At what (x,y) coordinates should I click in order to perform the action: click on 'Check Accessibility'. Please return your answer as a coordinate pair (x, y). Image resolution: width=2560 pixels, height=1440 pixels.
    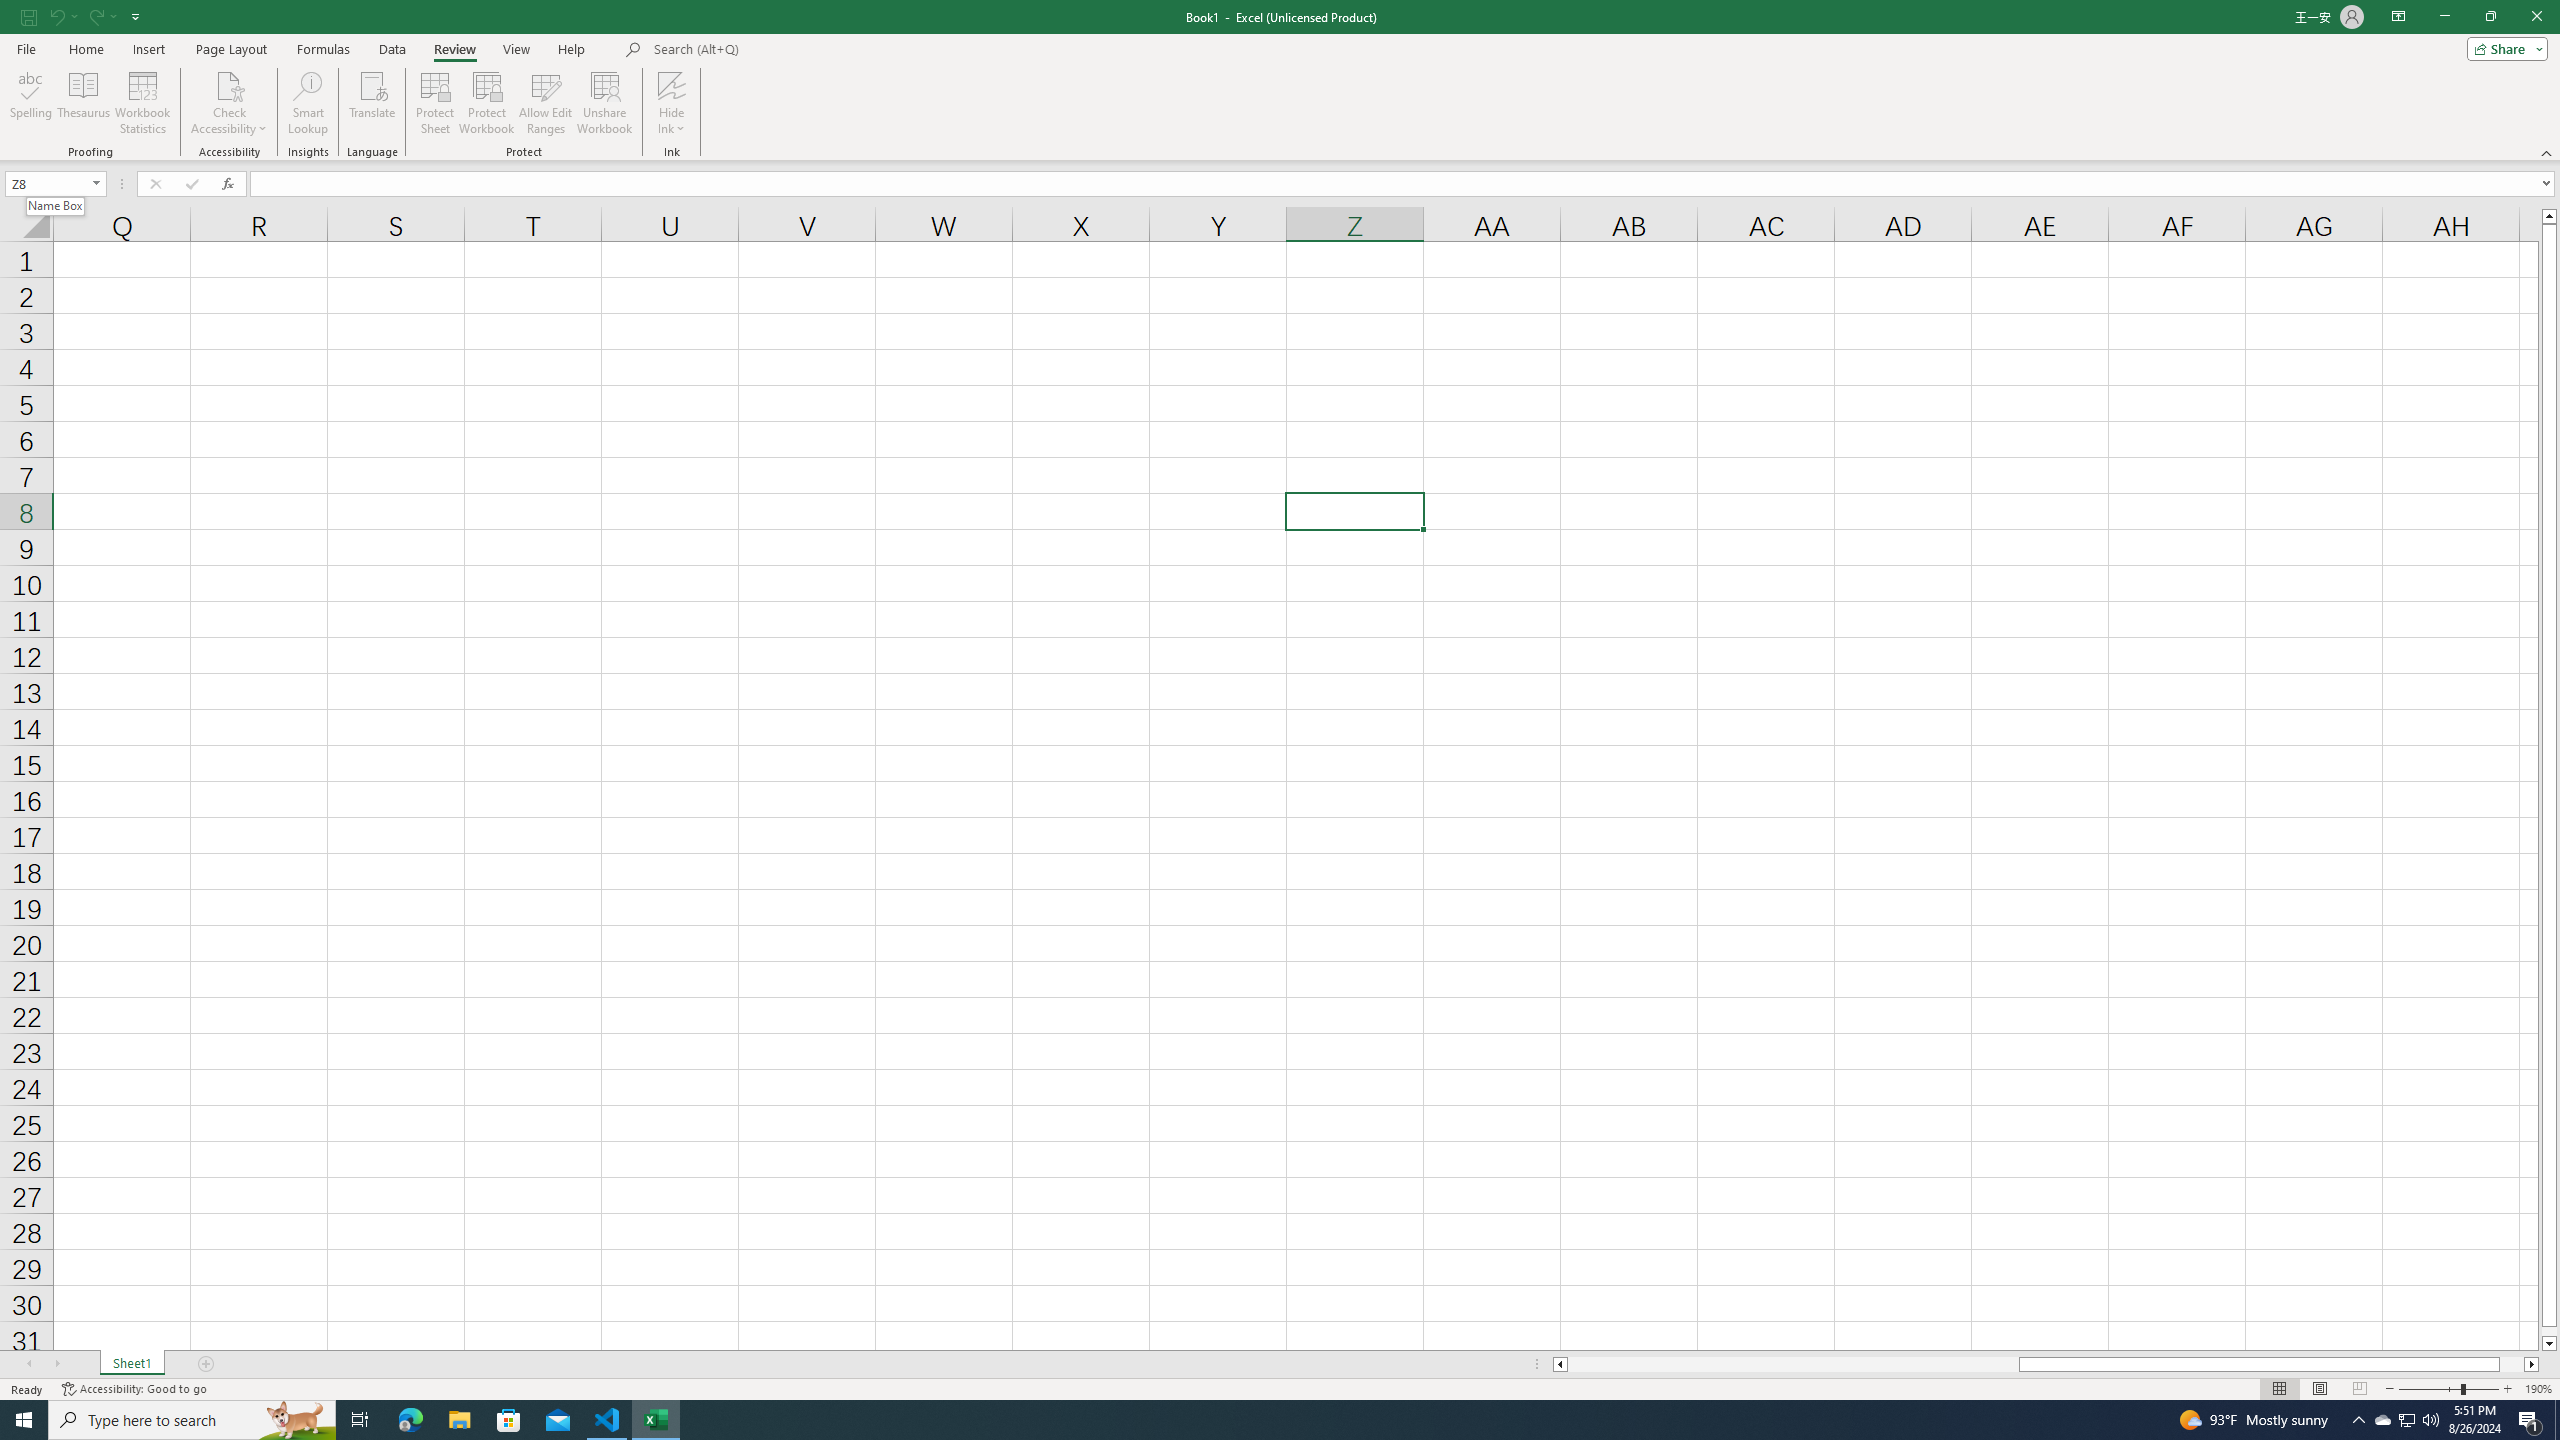
    Looking at the image, I should click on (228, 84).